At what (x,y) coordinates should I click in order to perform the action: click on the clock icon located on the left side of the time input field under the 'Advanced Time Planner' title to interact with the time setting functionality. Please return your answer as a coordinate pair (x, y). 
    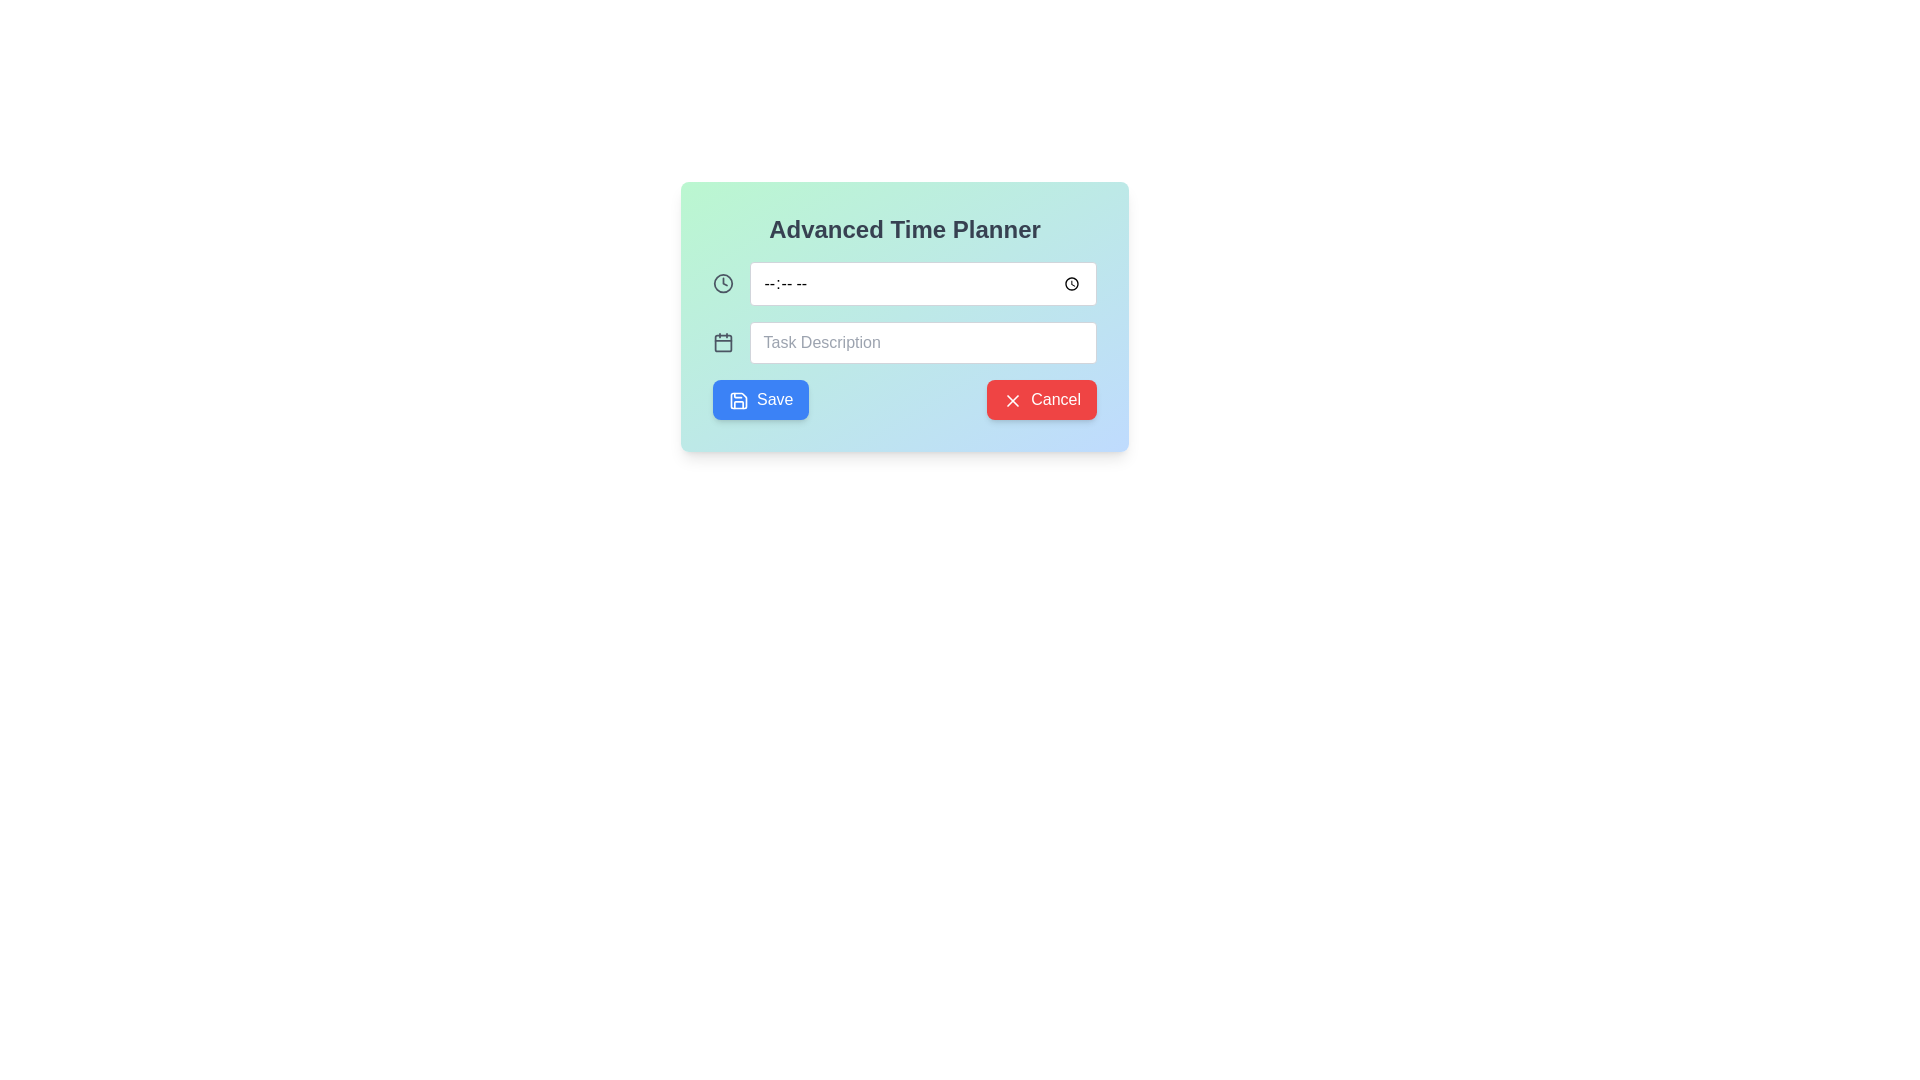
    Looking at the image, I should click on (722, 284).